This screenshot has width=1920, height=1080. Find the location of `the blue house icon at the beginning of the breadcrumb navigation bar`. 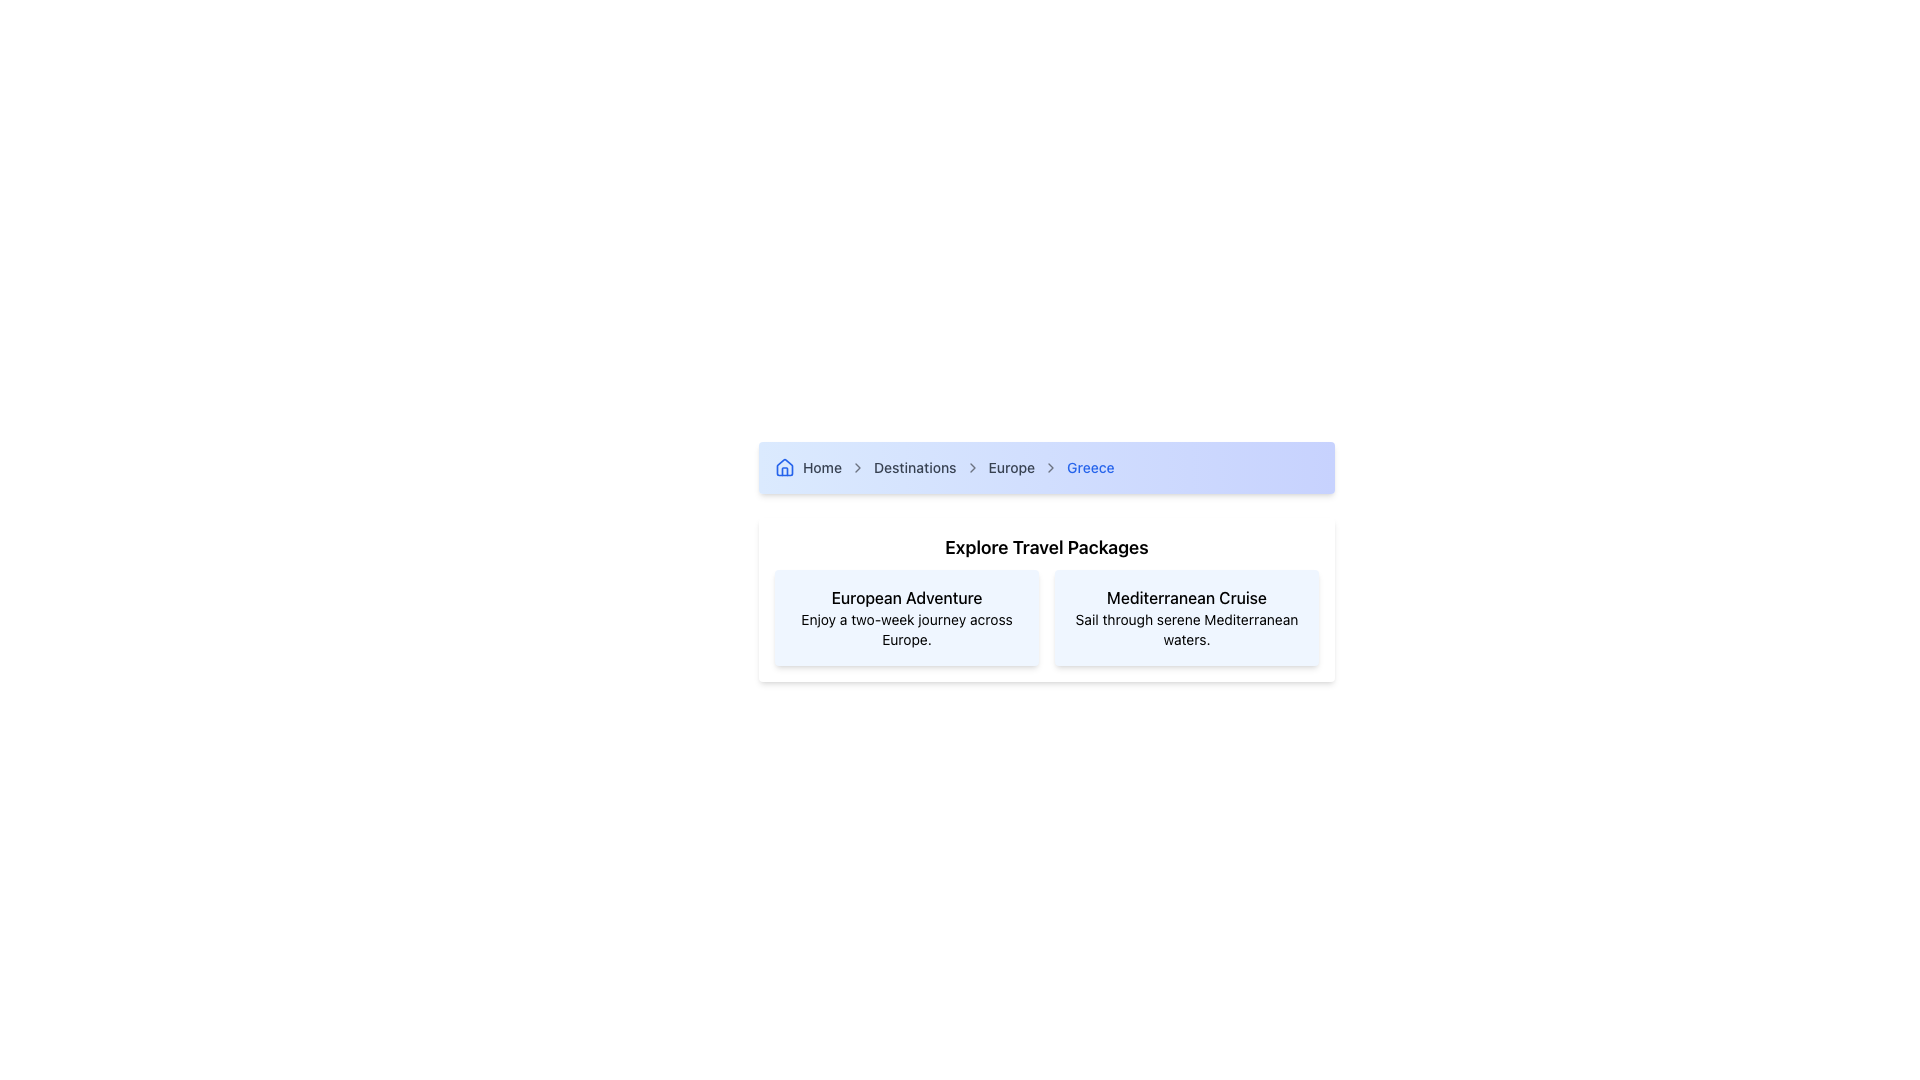

the blue house icon at the beginning of the breadcrumb navigation bar is located at coordinates (784, 467).